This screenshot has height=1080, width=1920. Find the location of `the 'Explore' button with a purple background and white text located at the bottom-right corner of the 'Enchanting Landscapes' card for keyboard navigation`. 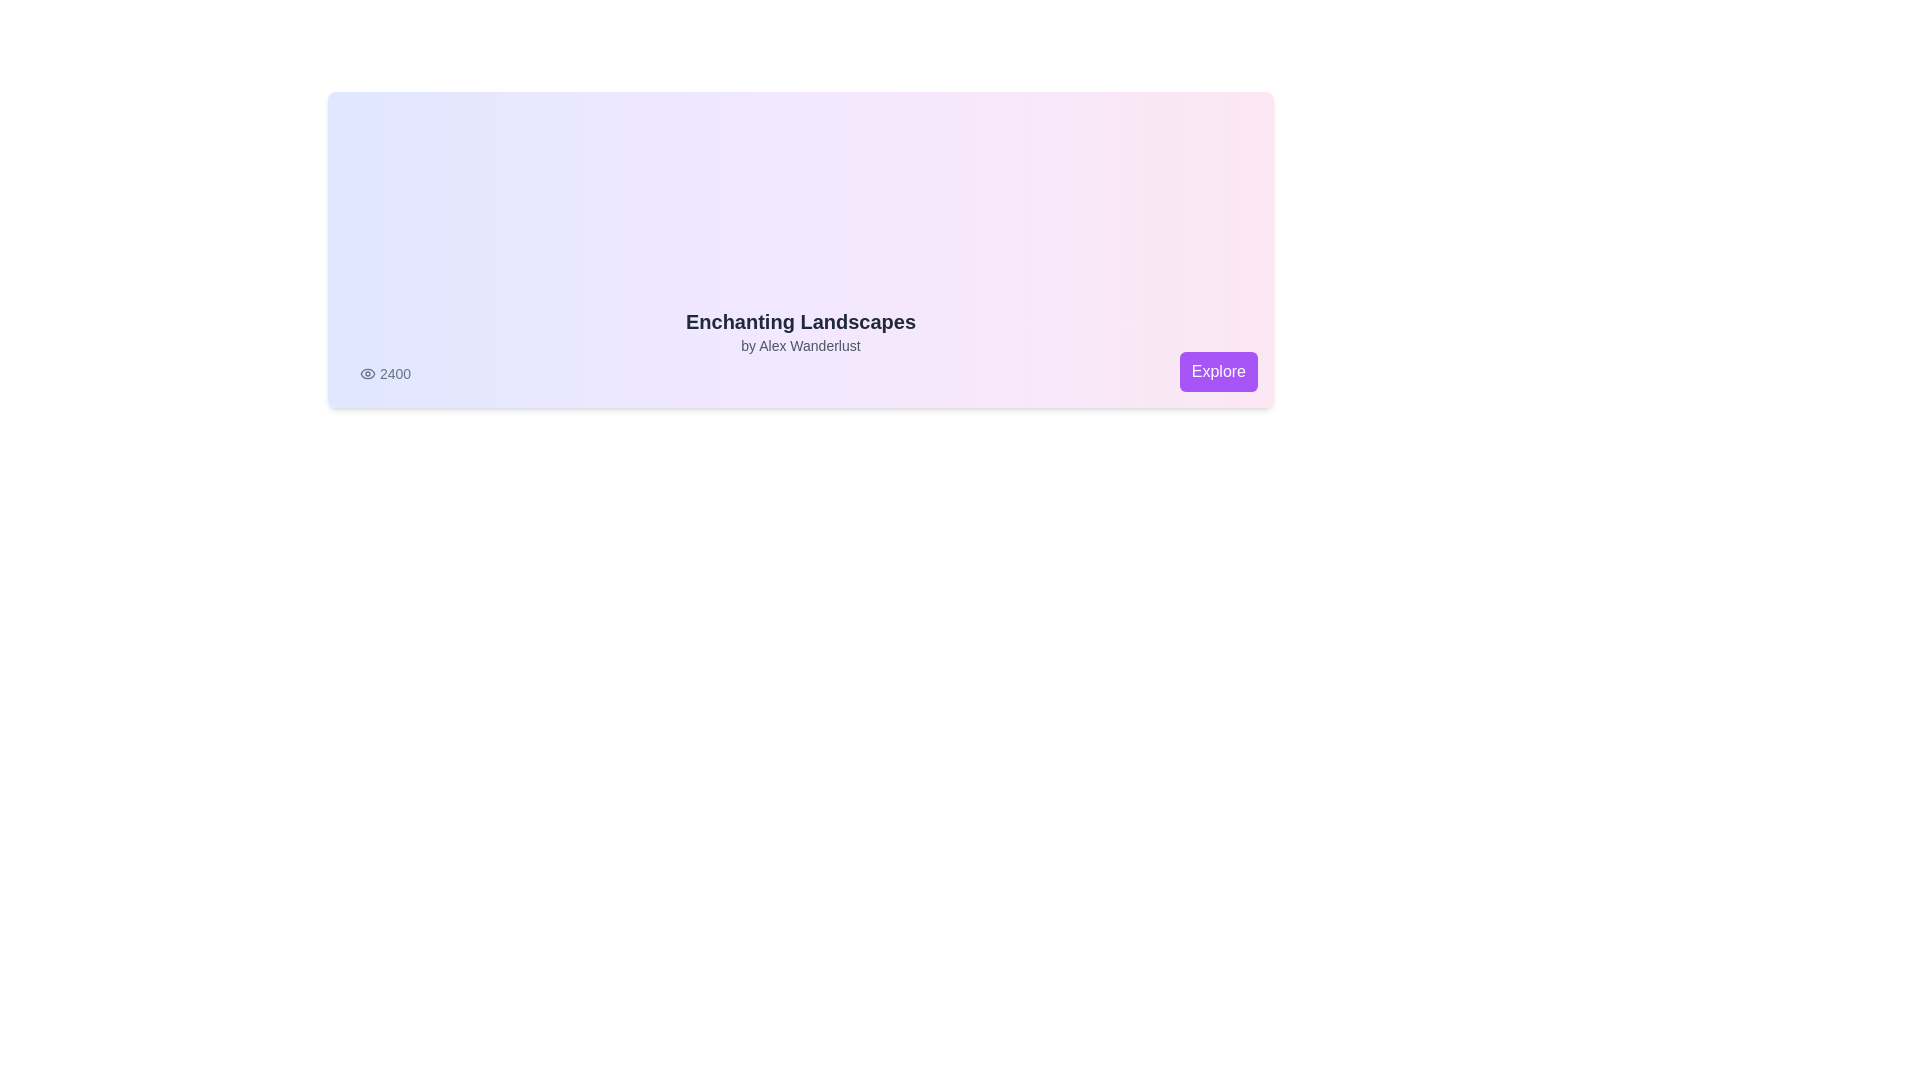

the 'Explore' button with a purple background and white text located at the bottom-right corner of the 'Enchanting Landscapes' card for keyboard navigation is located at coordinates (1217, 371).